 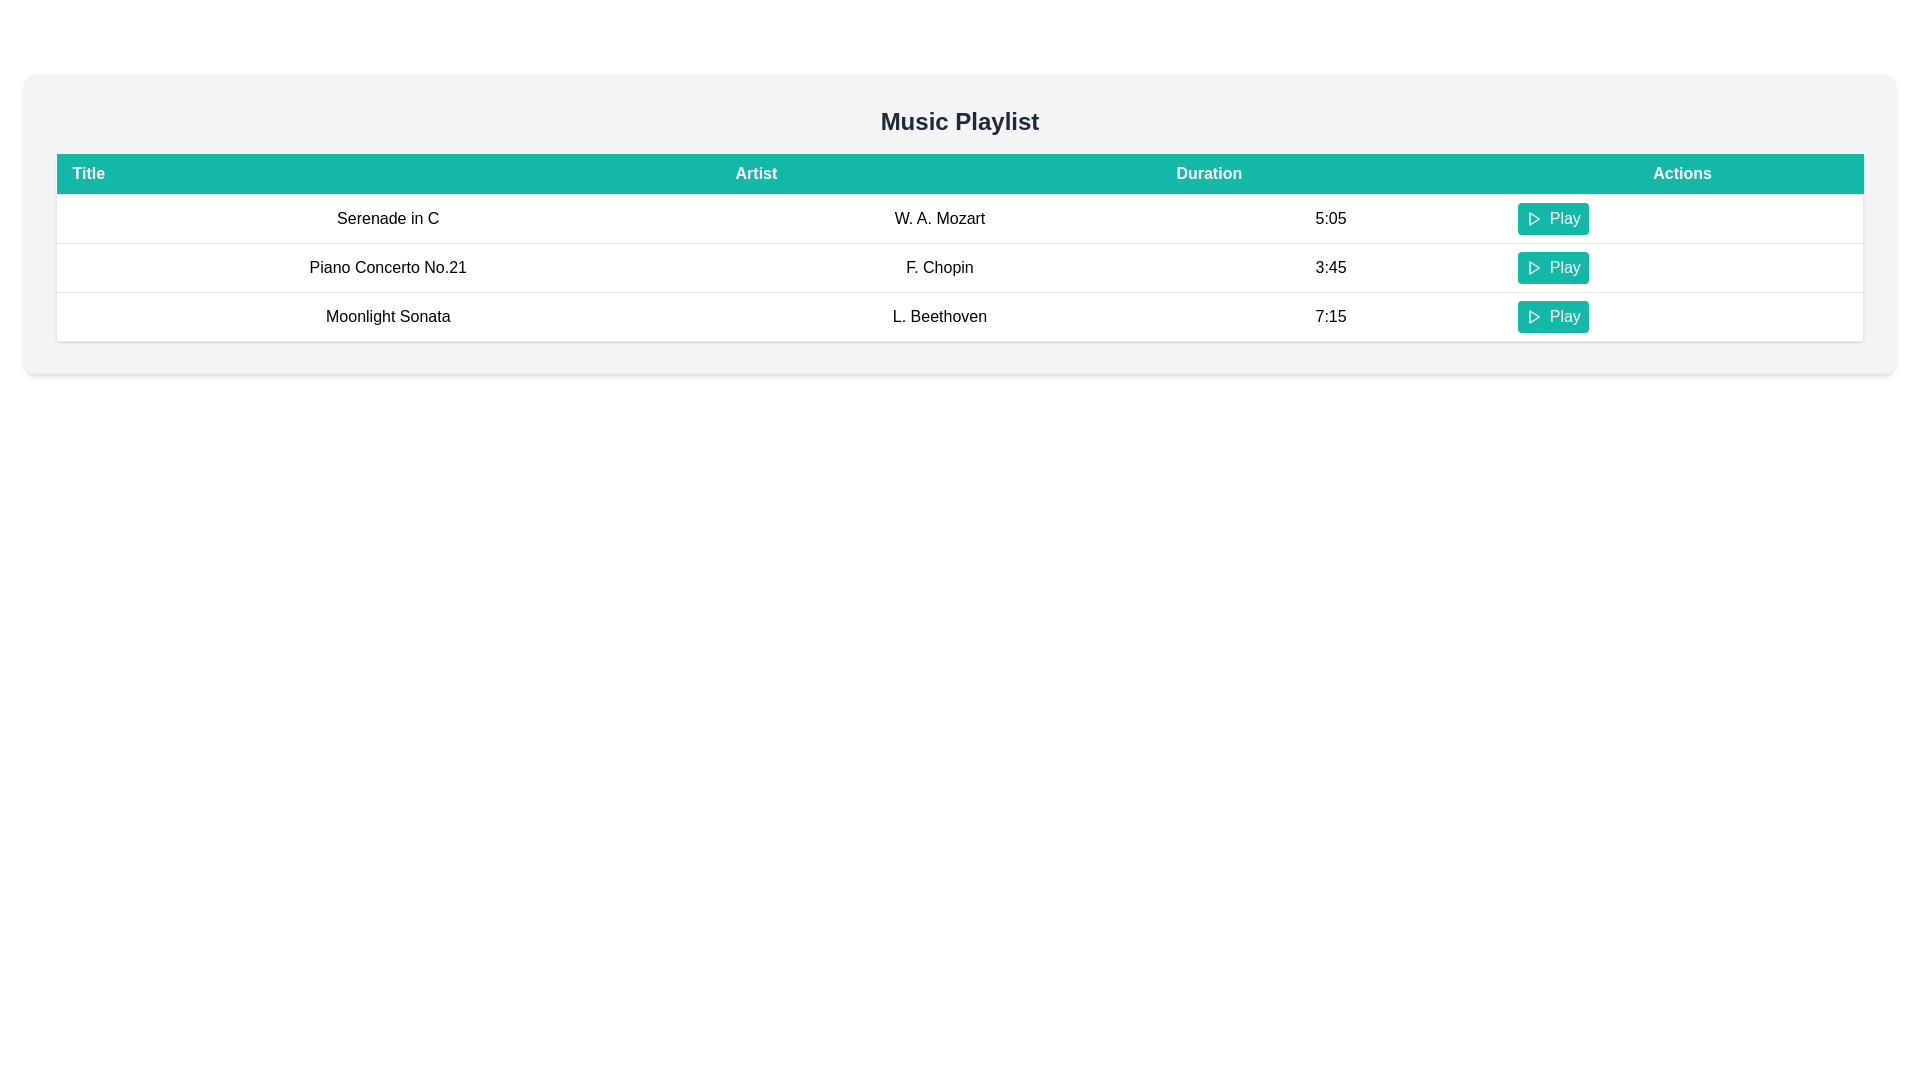 What do you see at coordinates (939, 219) in the screenshot?
I see `the text label displaying the artist name 'W. A. Mozart', which is located in the second column of the first data row between 'Serenade in C' and '5:05'` at bounding box center [939, 219].